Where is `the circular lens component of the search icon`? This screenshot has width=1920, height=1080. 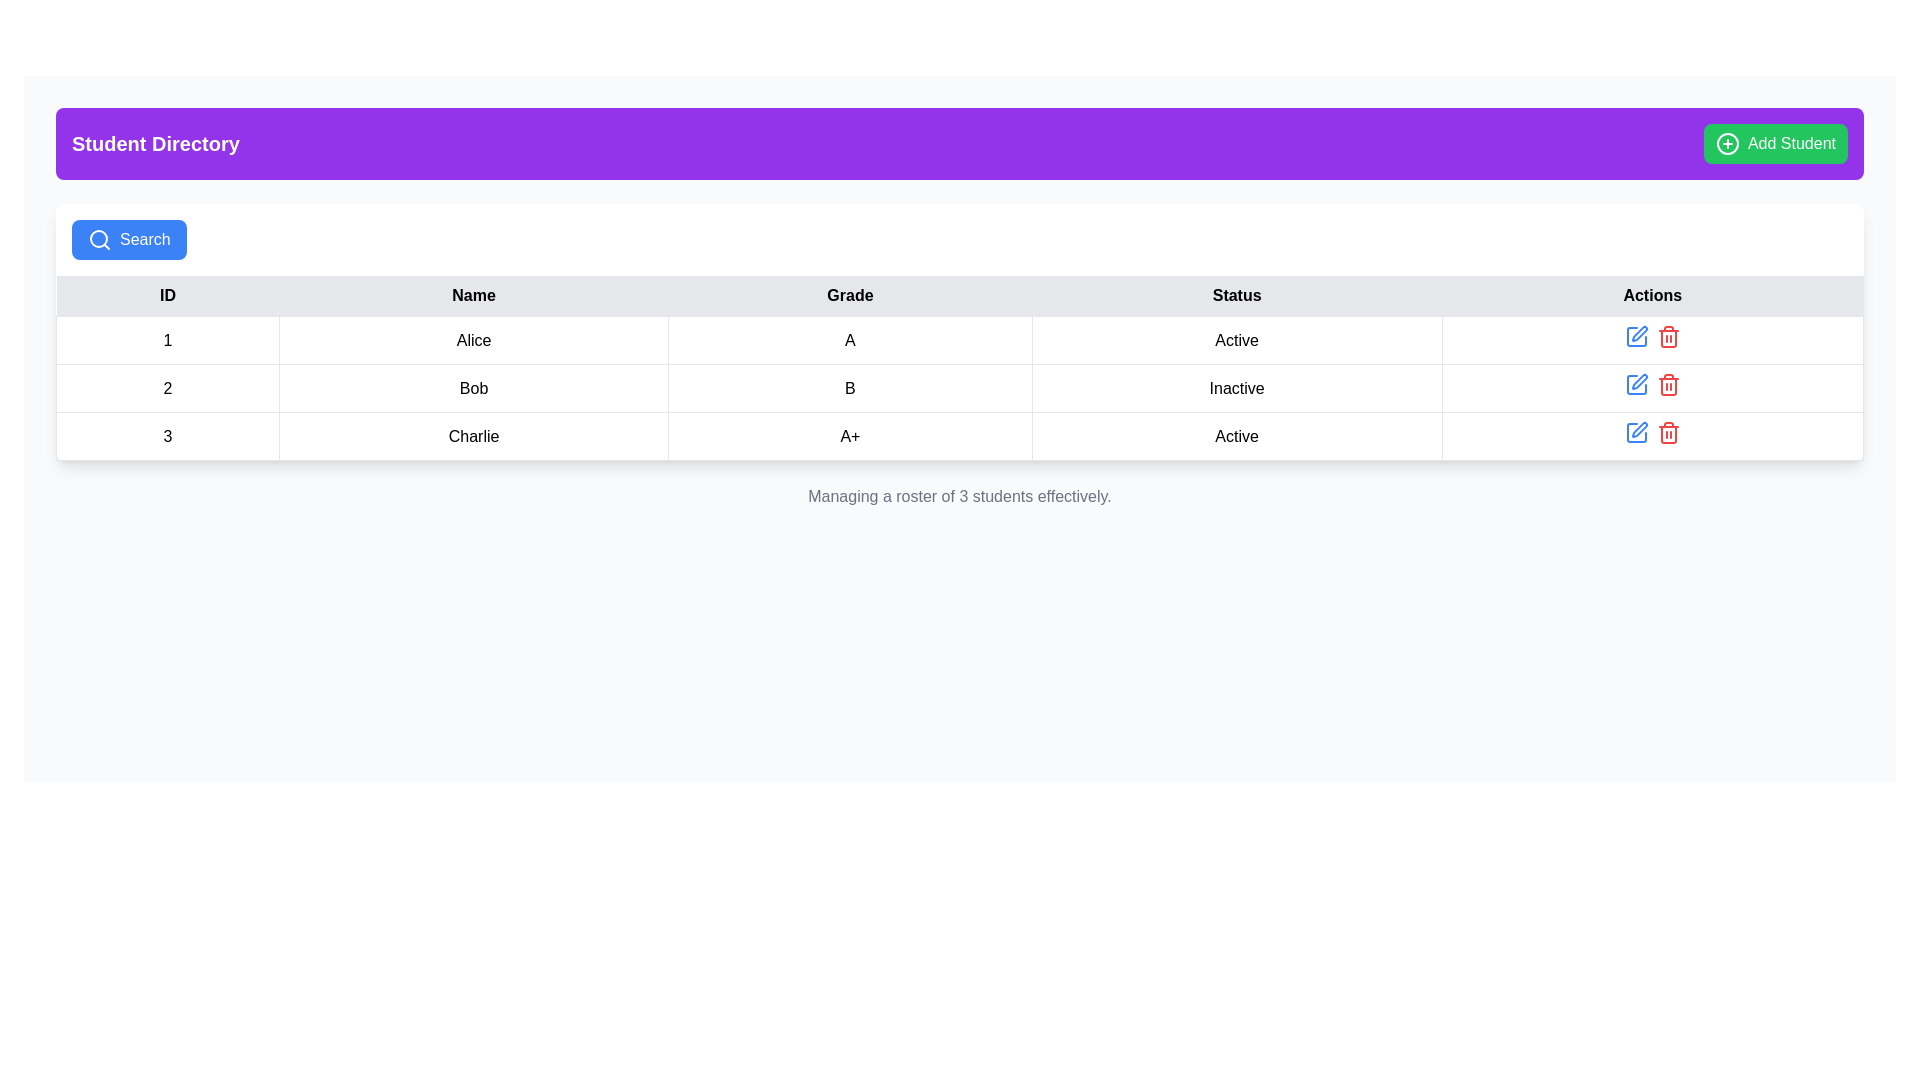 the circular lens component of the search icon is located at coordinates (98, 238).